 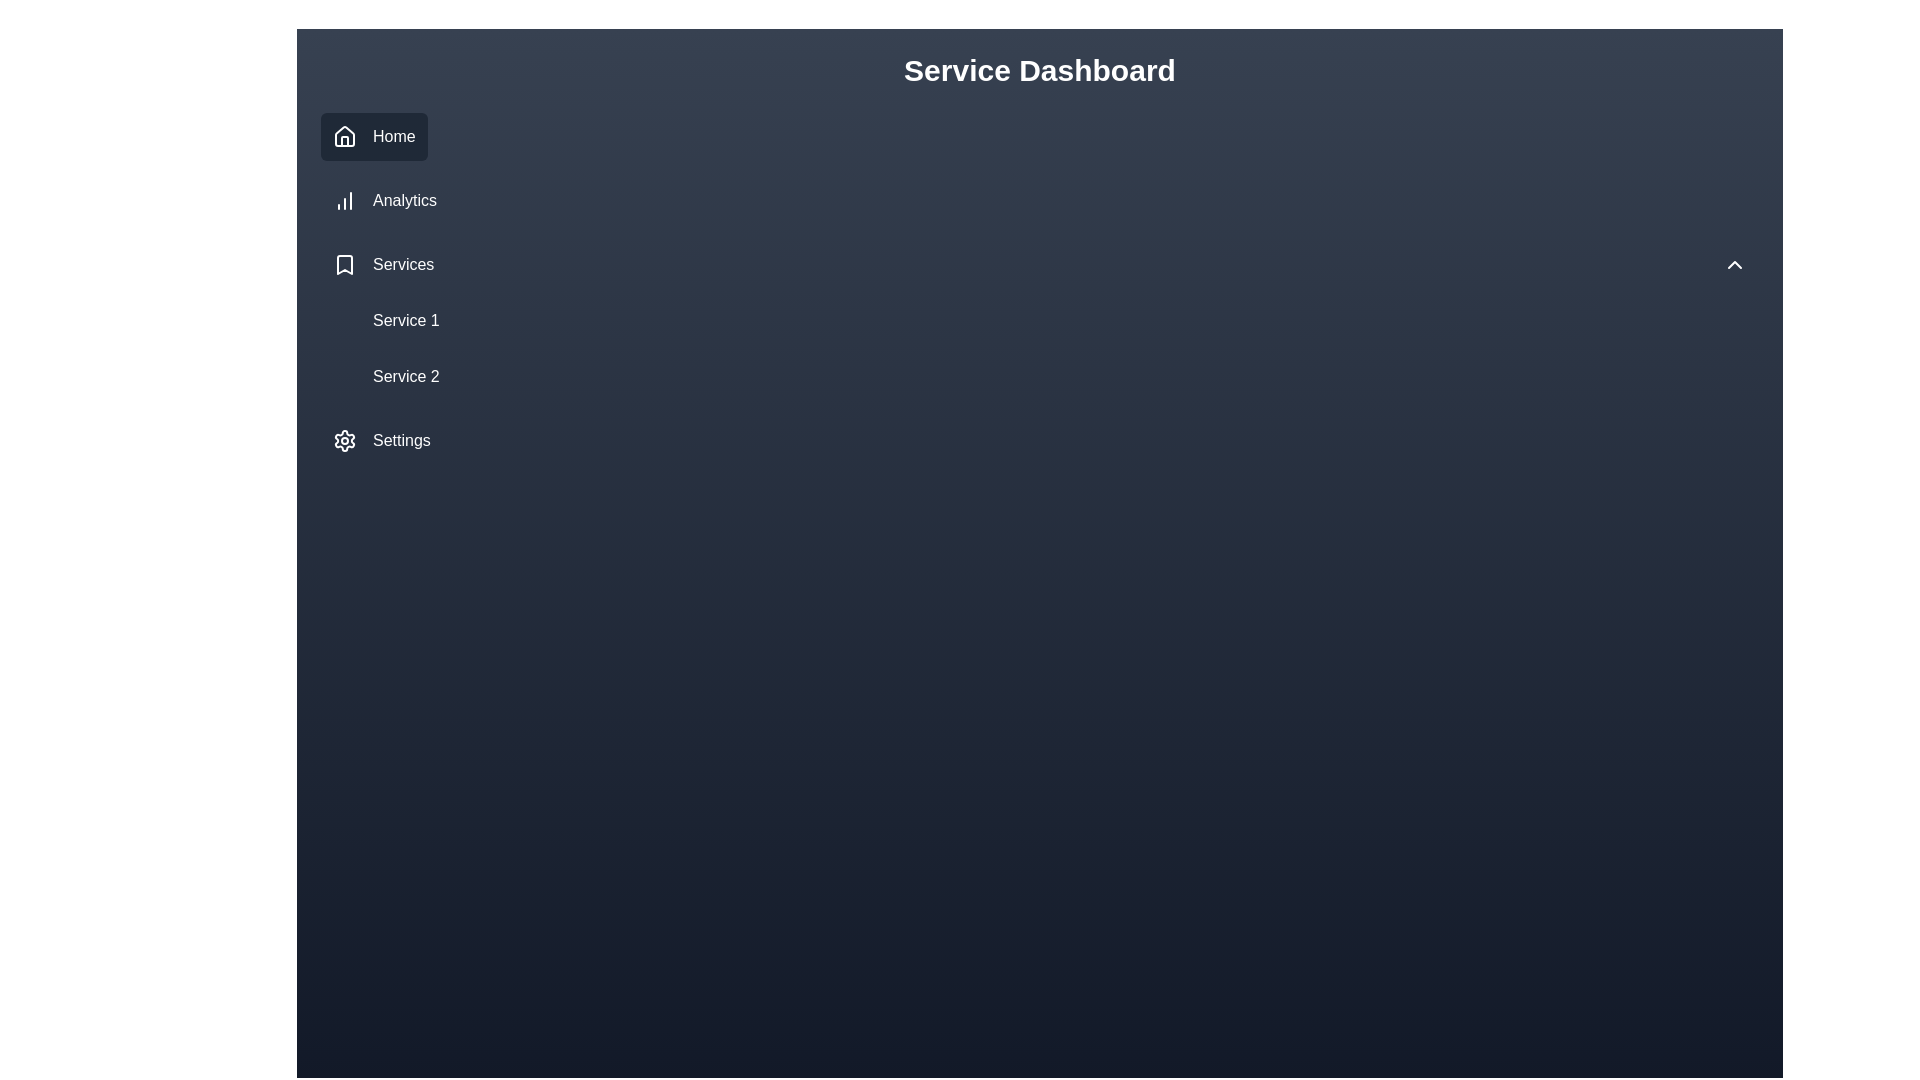 What do you see at coordinates (393, 136) in the screenshot?
I see `on the 'Home' text label in the navigation sidebar, which is displayed in white font on a dark blue background, positioned next` at bounding box center [393, 136].